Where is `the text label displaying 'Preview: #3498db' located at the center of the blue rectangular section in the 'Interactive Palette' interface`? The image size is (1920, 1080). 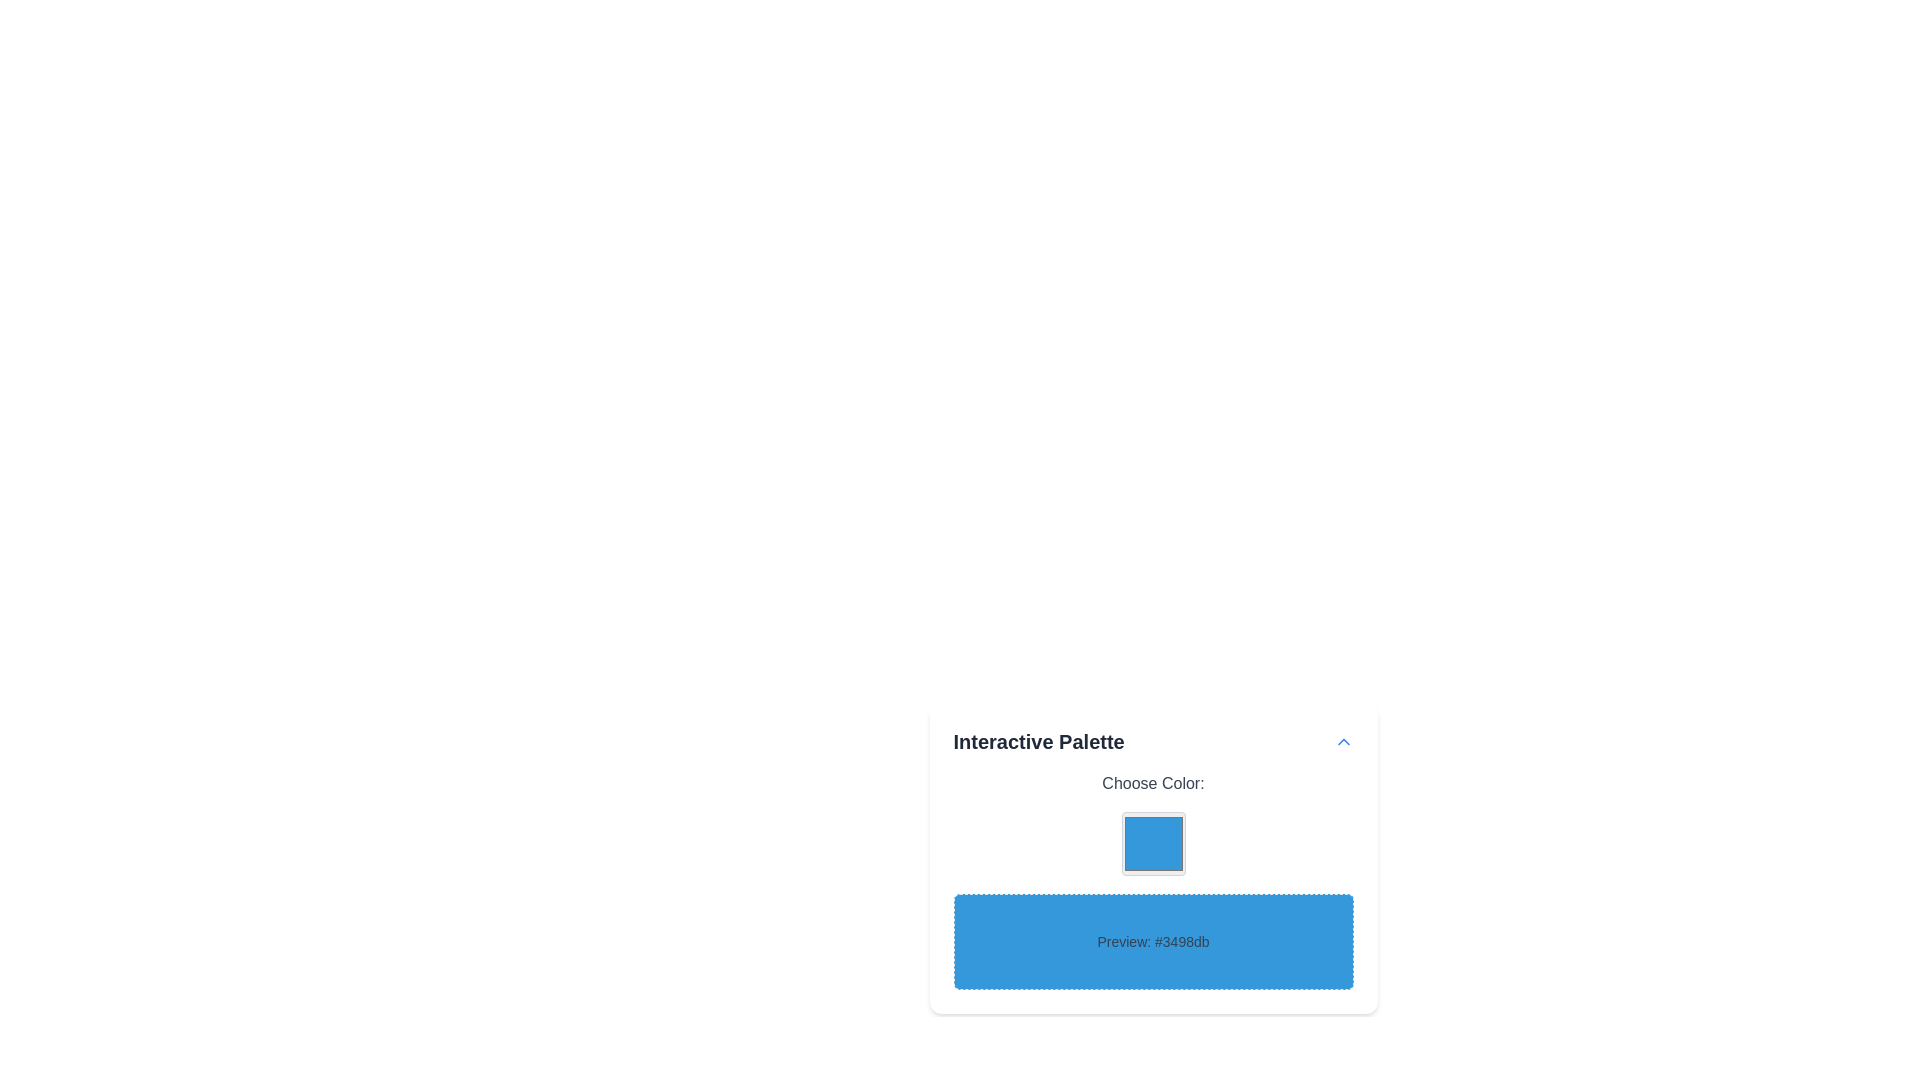 the text label displaying 'Preview: #3498db' located at the center of the blue rectangular section in the 'Interactive Palette' interface is located at coordinates (1153, 941).